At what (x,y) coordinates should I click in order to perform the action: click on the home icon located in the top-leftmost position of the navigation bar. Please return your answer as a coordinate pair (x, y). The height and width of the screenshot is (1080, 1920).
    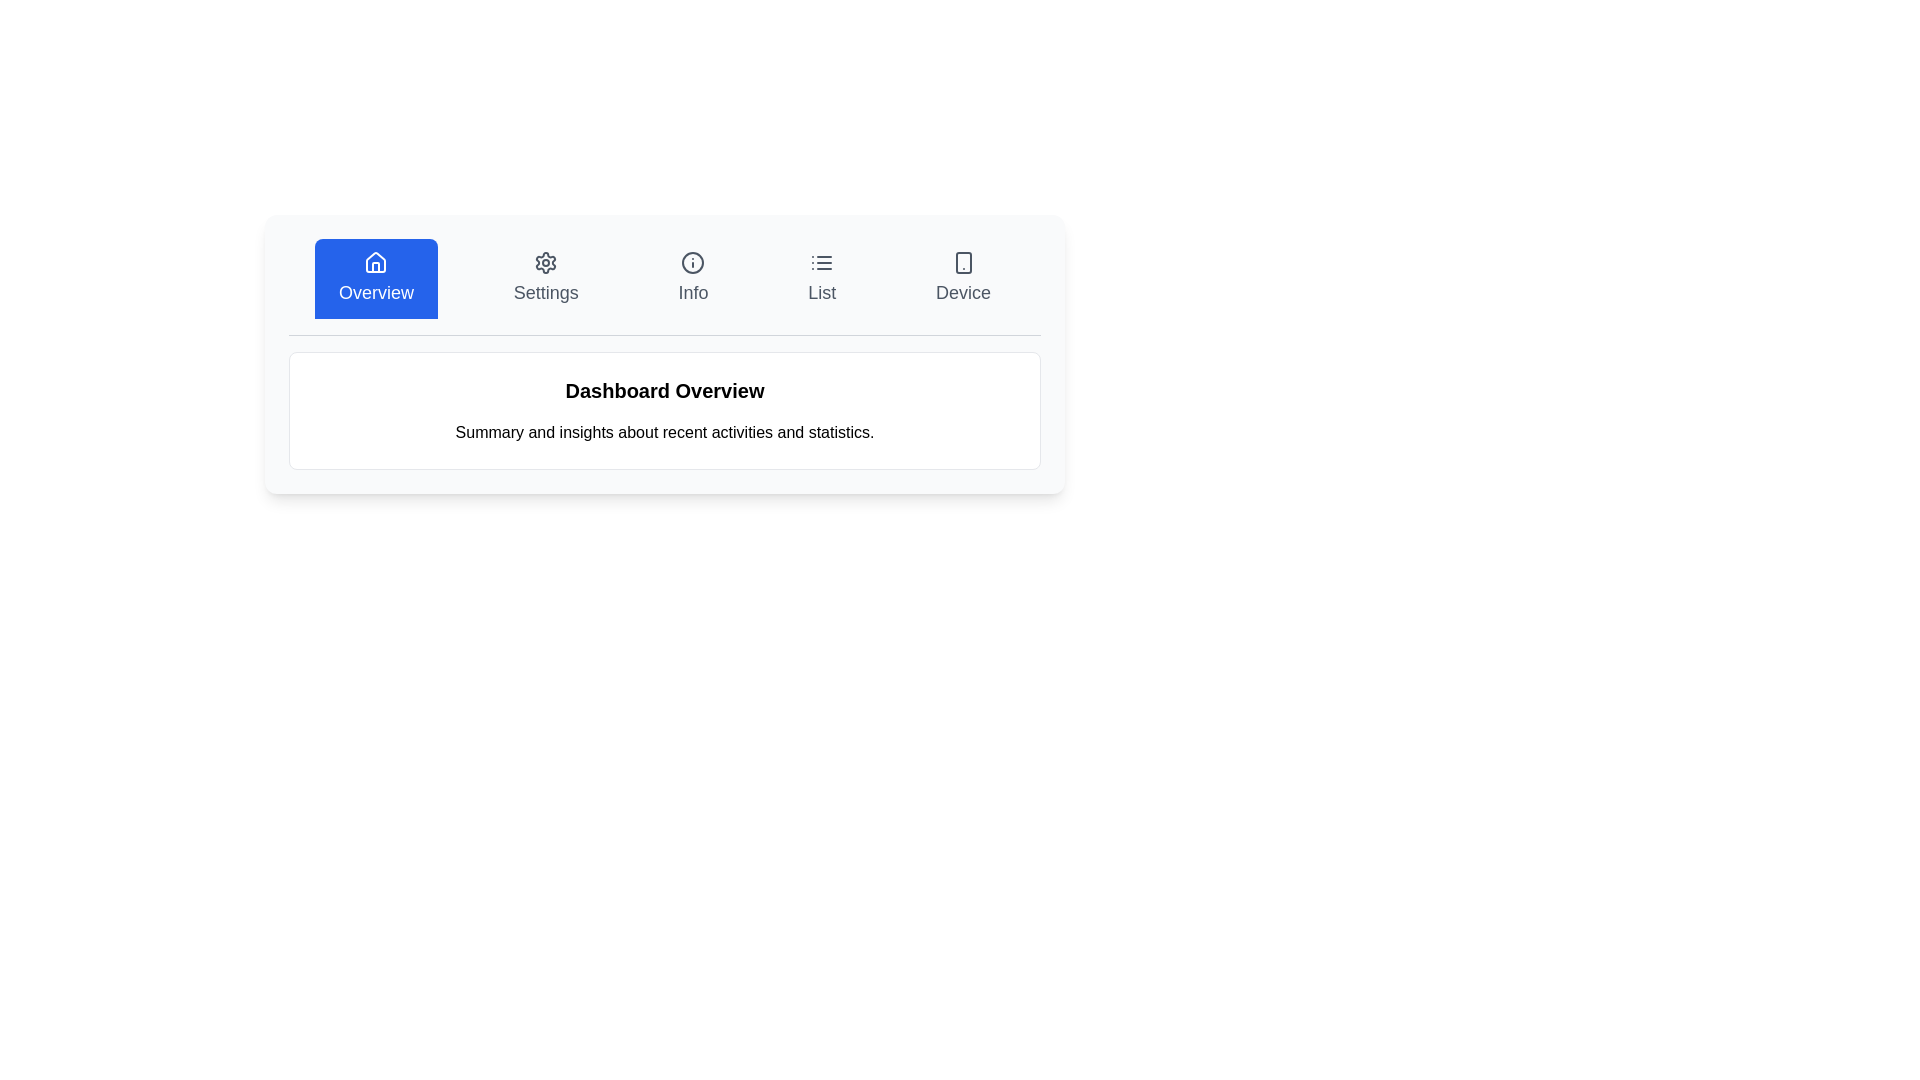
    Looking at the image, I should click on (376, 261).